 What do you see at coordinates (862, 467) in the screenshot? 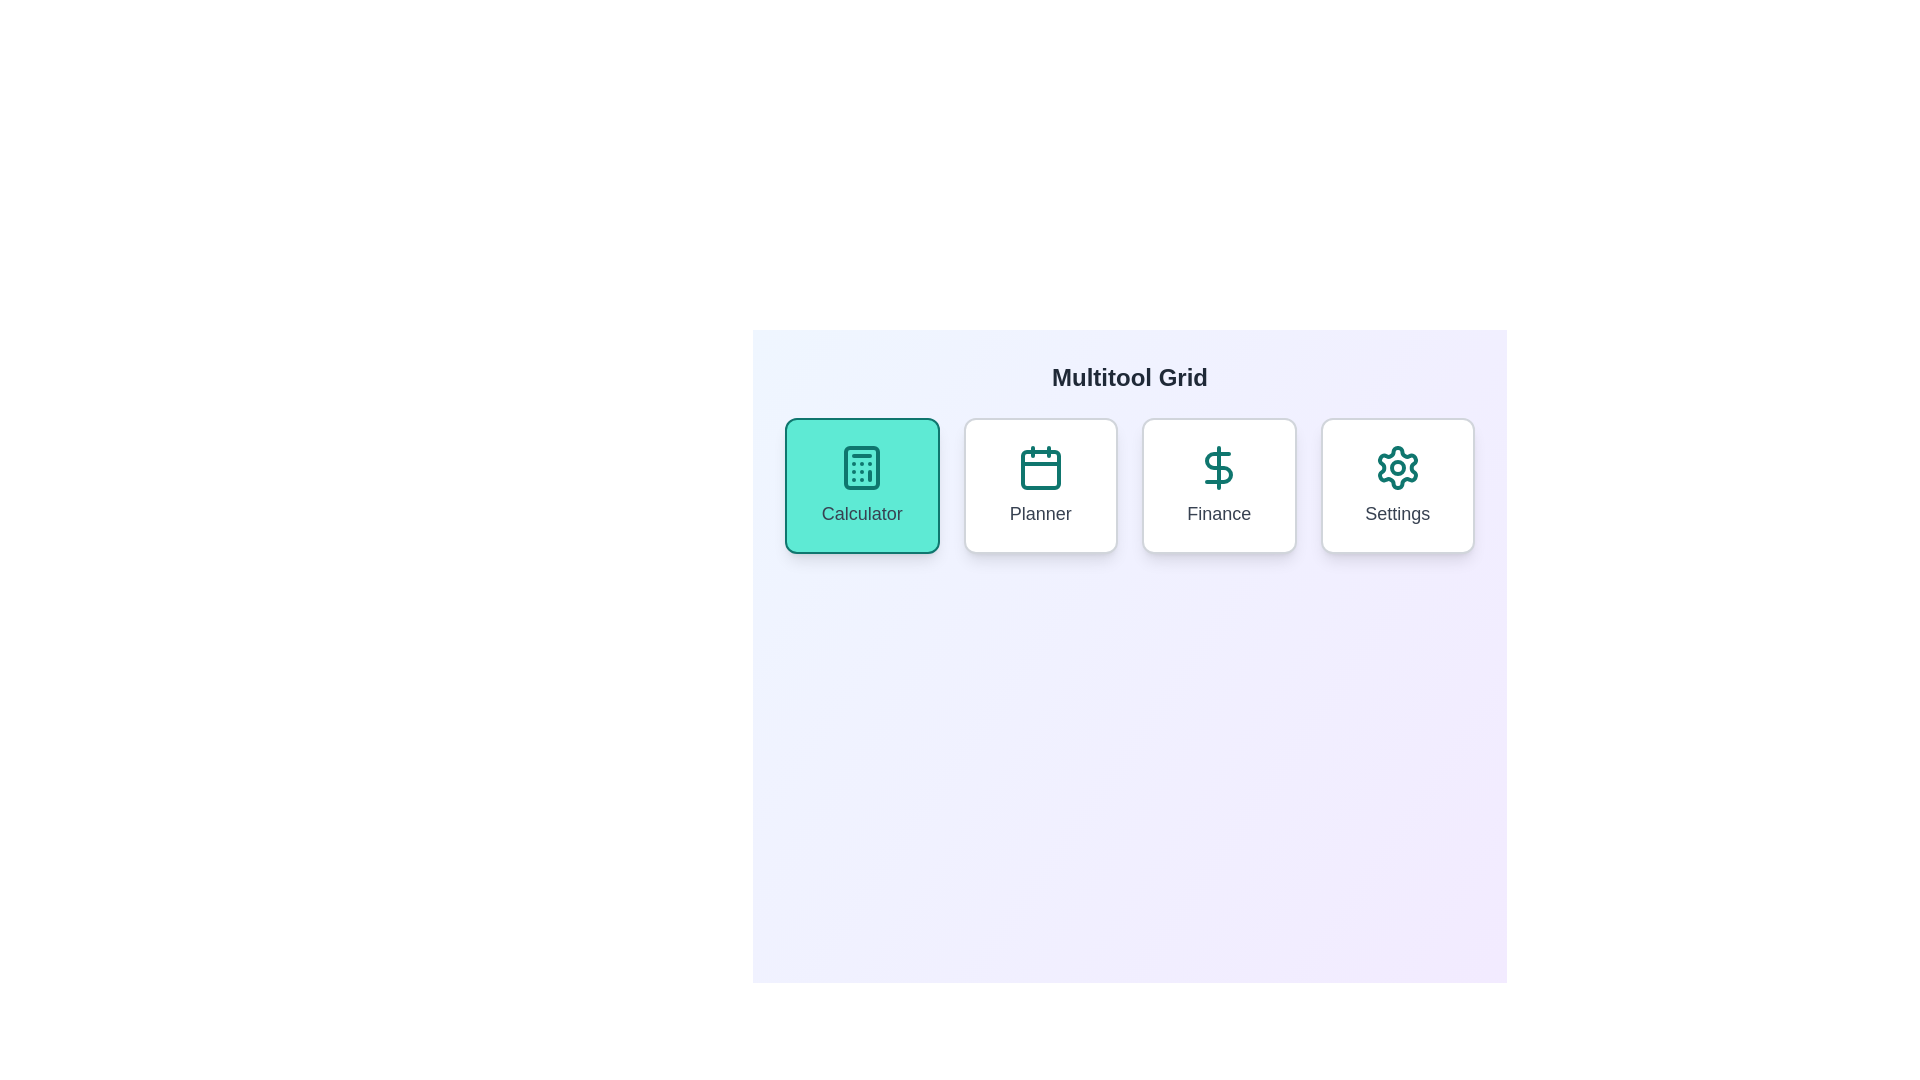
I see `the small rectangular Icon component inside the calculator icon, located under the 'Calculator' label in the first column of the grid` at bounding box center [862, 467].